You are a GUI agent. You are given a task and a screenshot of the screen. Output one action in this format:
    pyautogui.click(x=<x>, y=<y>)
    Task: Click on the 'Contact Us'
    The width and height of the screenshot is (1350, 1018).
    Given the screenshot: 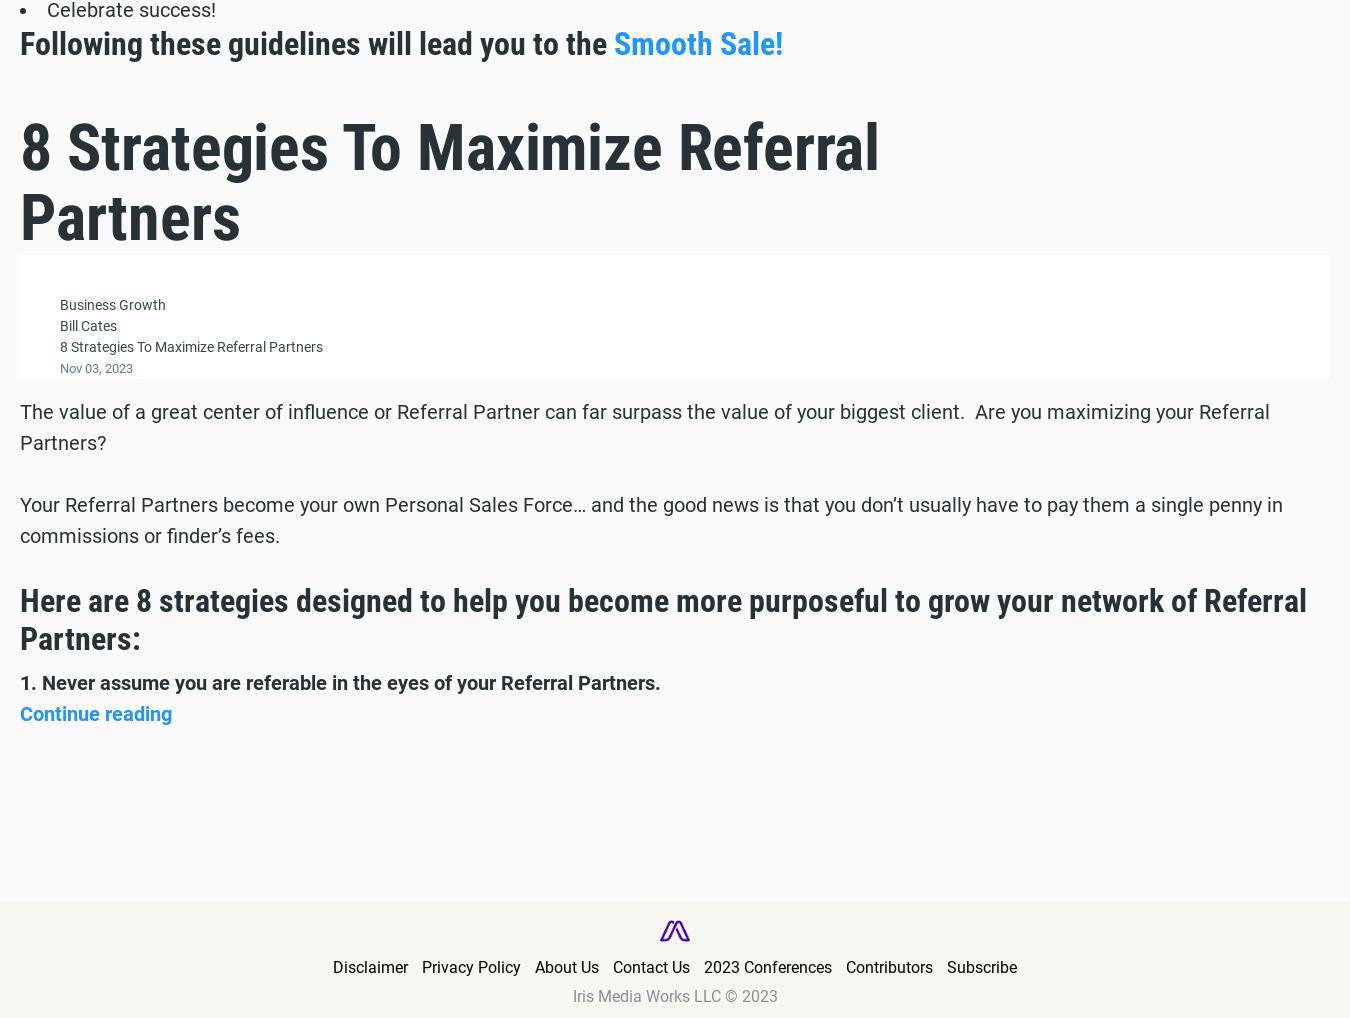 What is the action you would take?
    pyautogui.click(x=651, y=965)
    